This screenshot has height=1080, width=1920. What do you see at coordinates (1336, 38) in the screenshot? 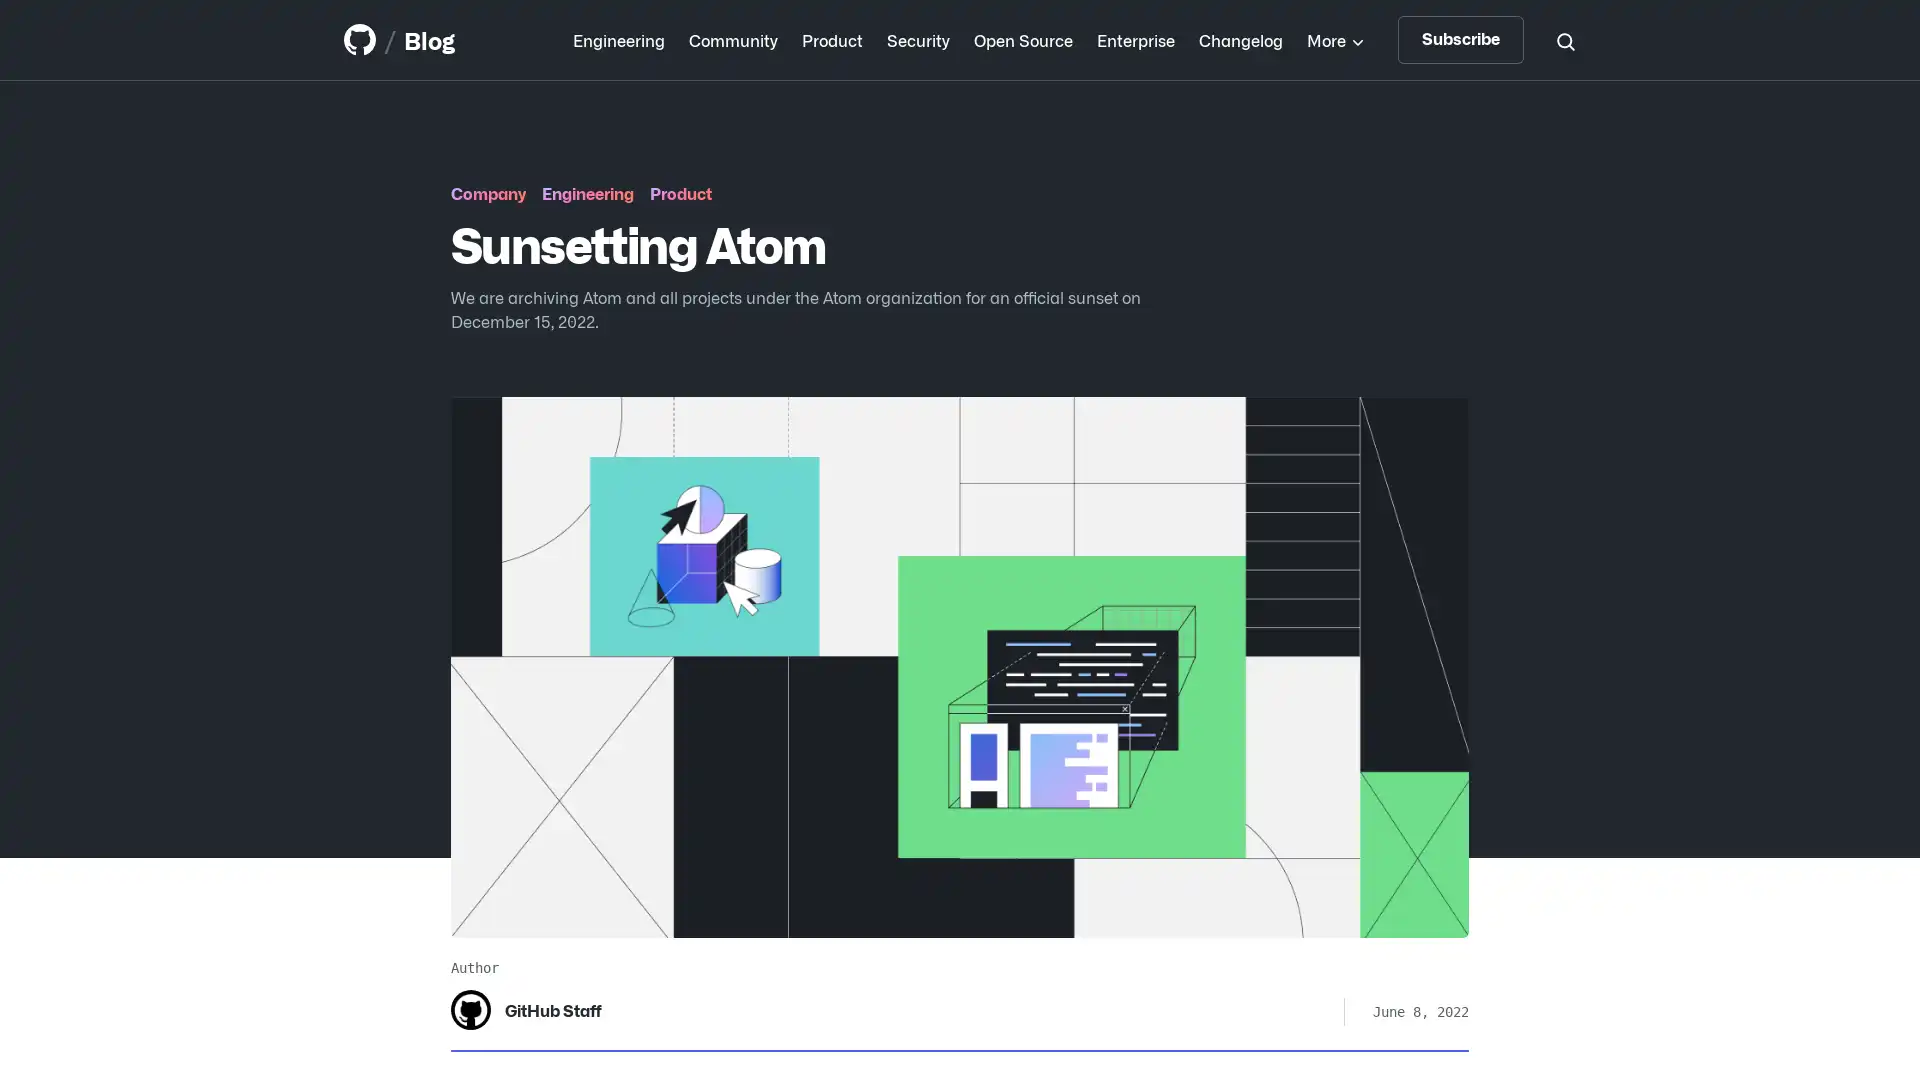
I see `More` at bounding box center [1336, 38].